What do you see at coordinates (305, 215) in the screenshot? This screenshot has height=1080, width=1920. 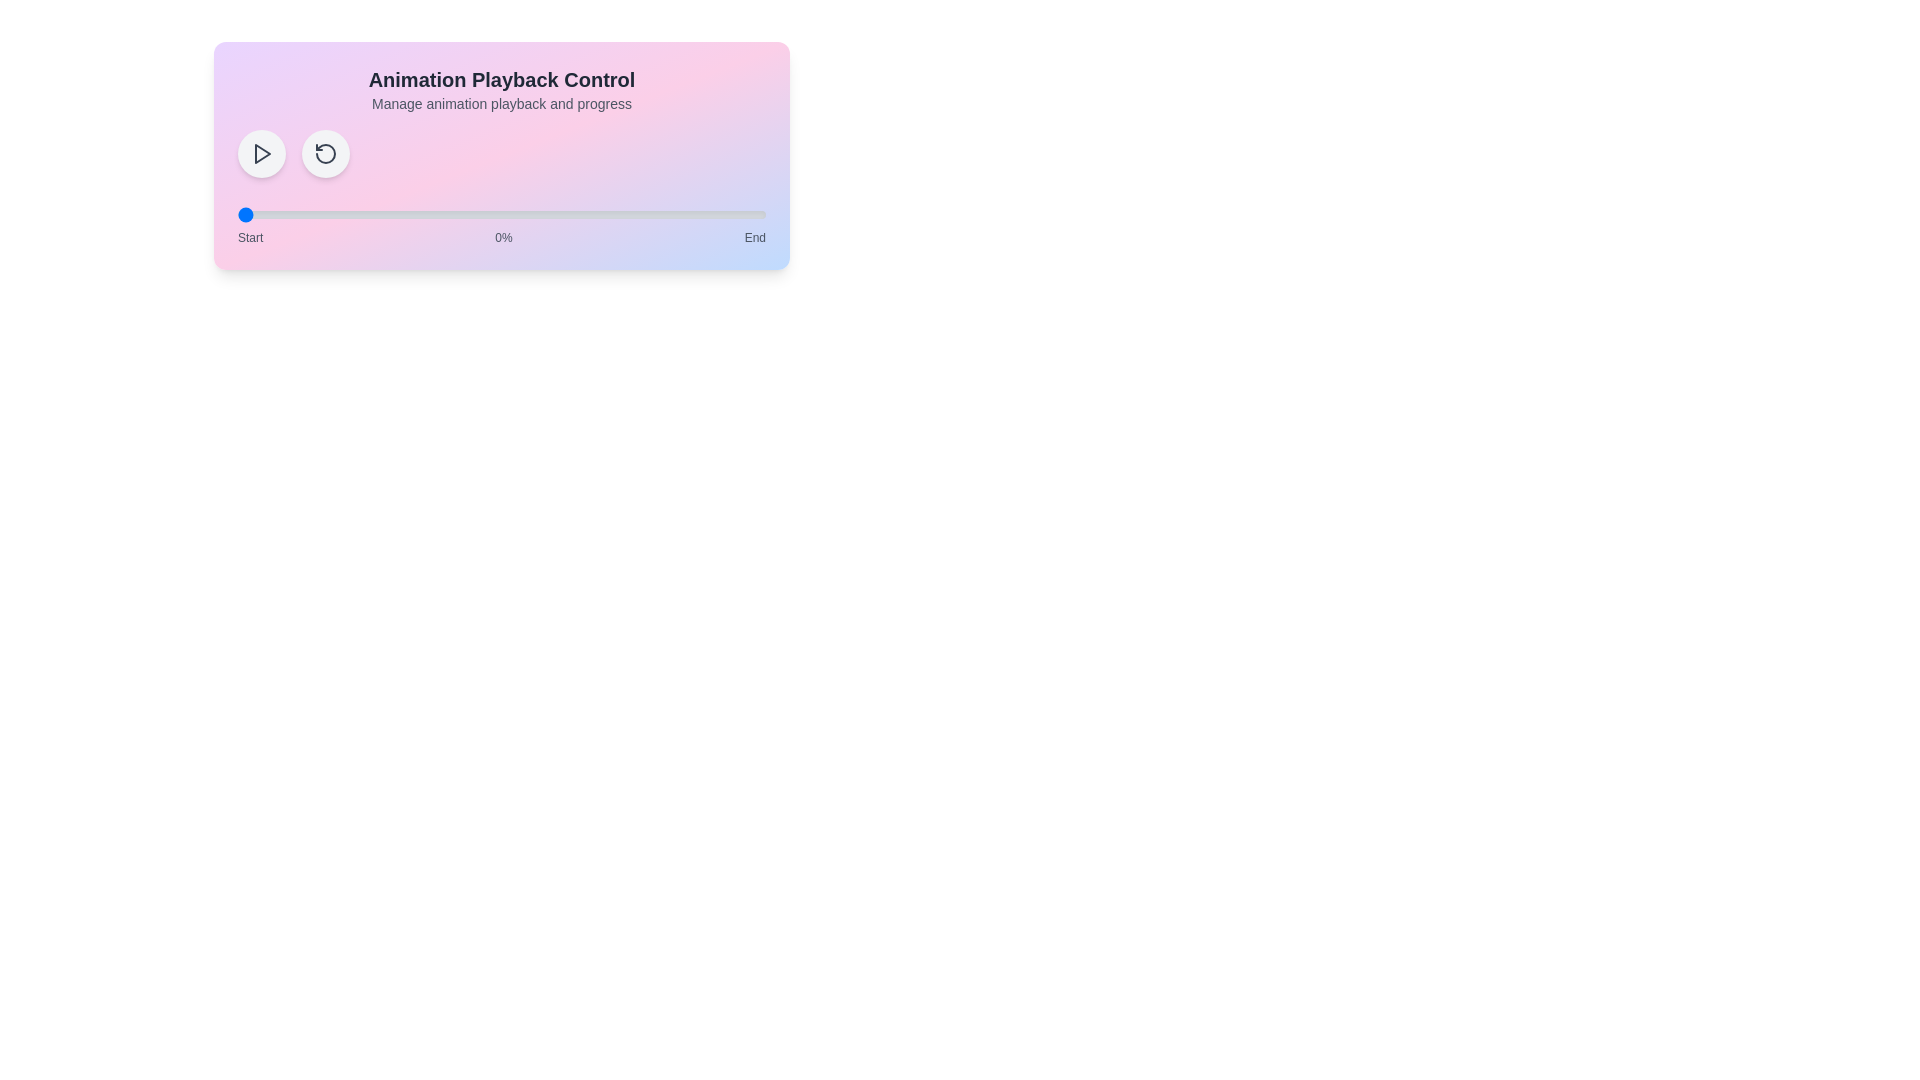 I see `the animation progress to 13% by interacting with the range slider` at bounding box center [305, 215].